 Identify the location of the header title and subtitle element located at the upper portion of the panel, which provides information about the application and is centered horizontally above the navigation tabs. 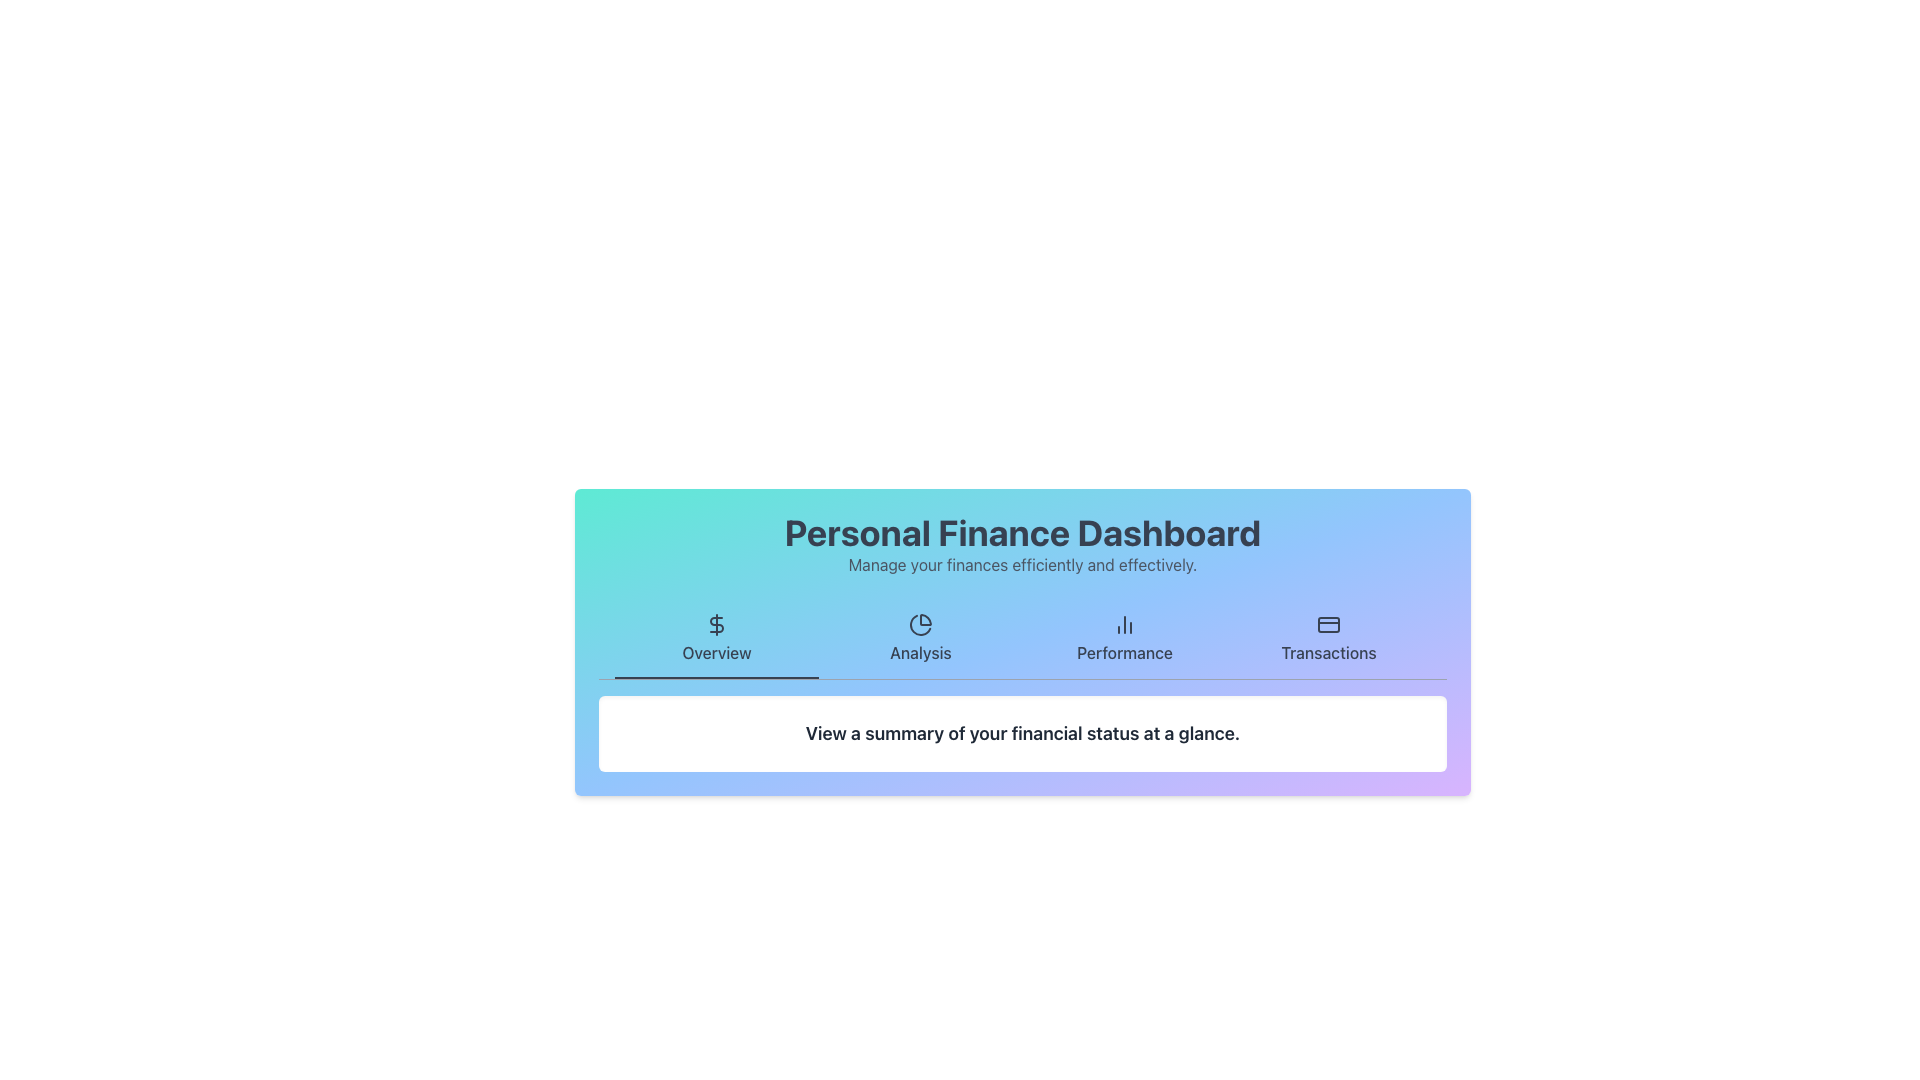
(1022, 544).